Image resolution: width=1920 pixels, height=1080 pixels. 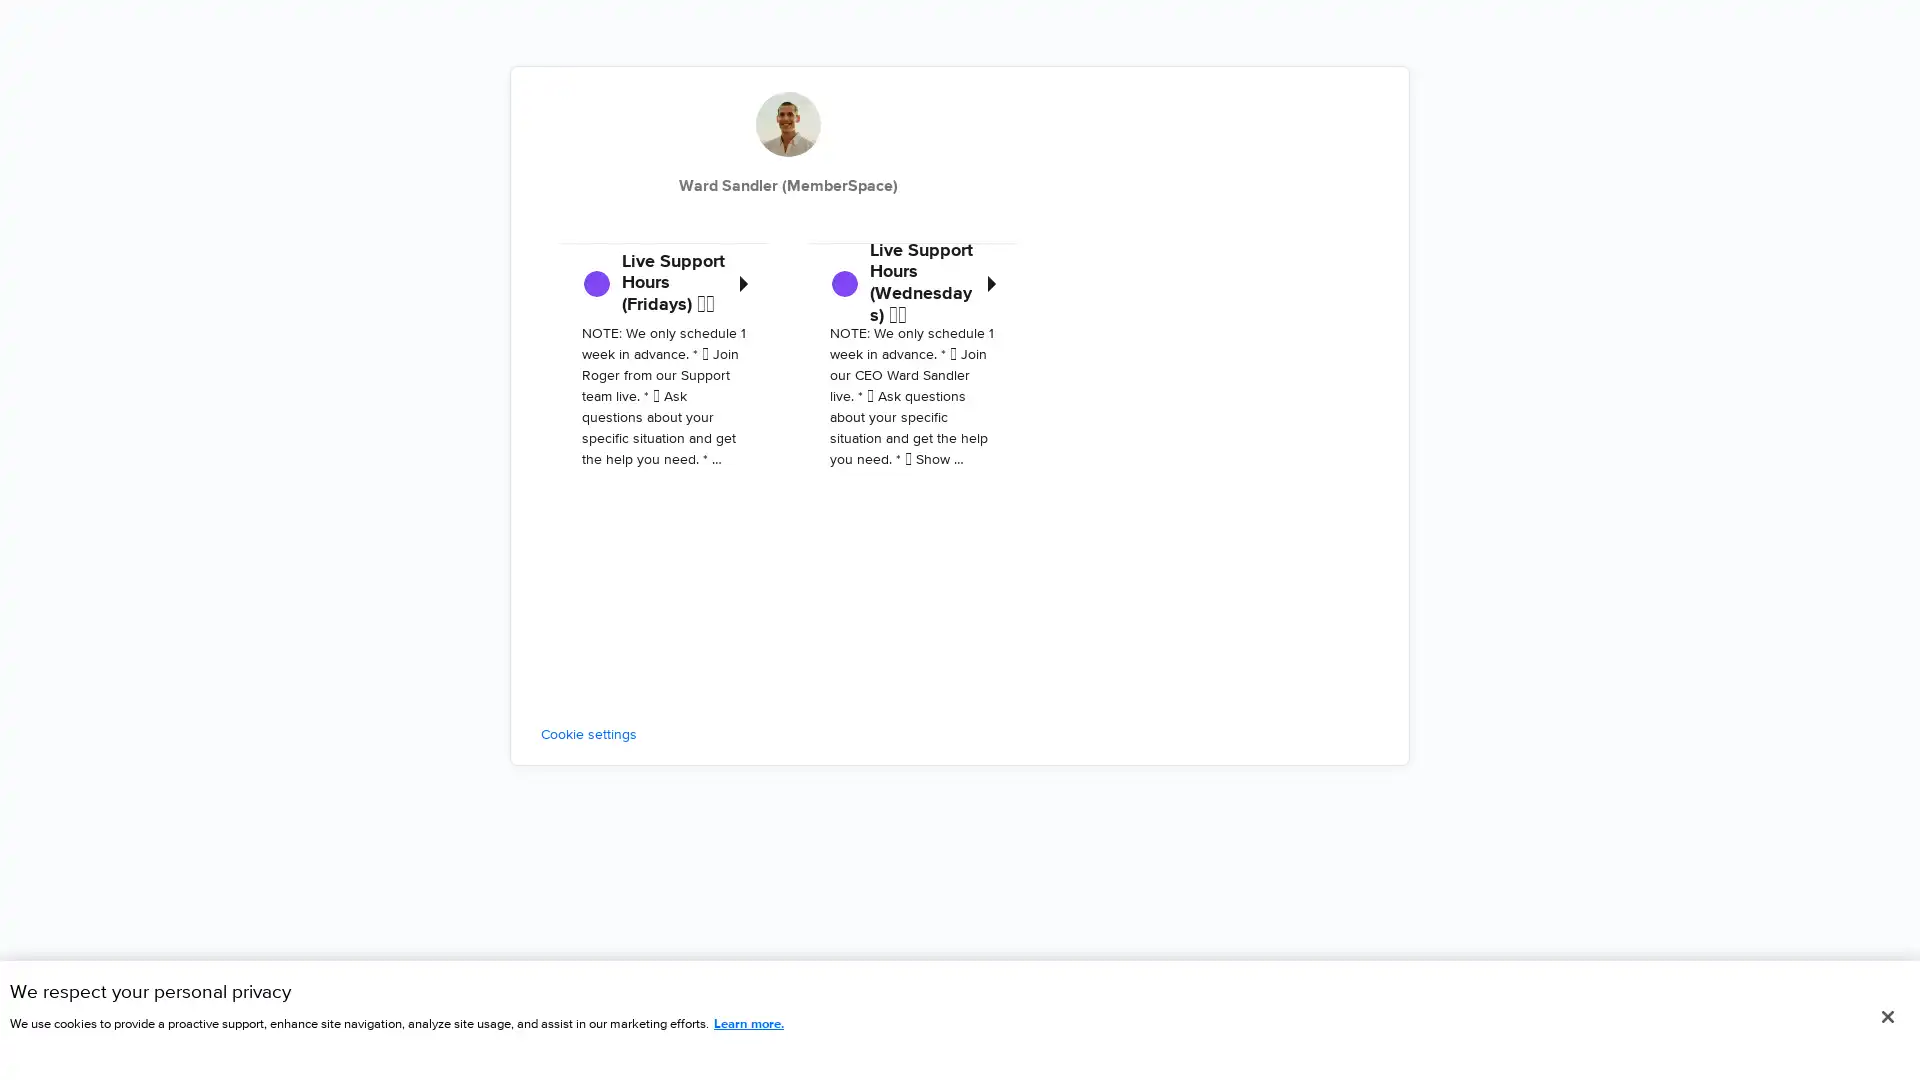 What do you see at coordinates (508, 735) in the screenshot?
I see `Cookie settings` at bounding box center [508, 735].